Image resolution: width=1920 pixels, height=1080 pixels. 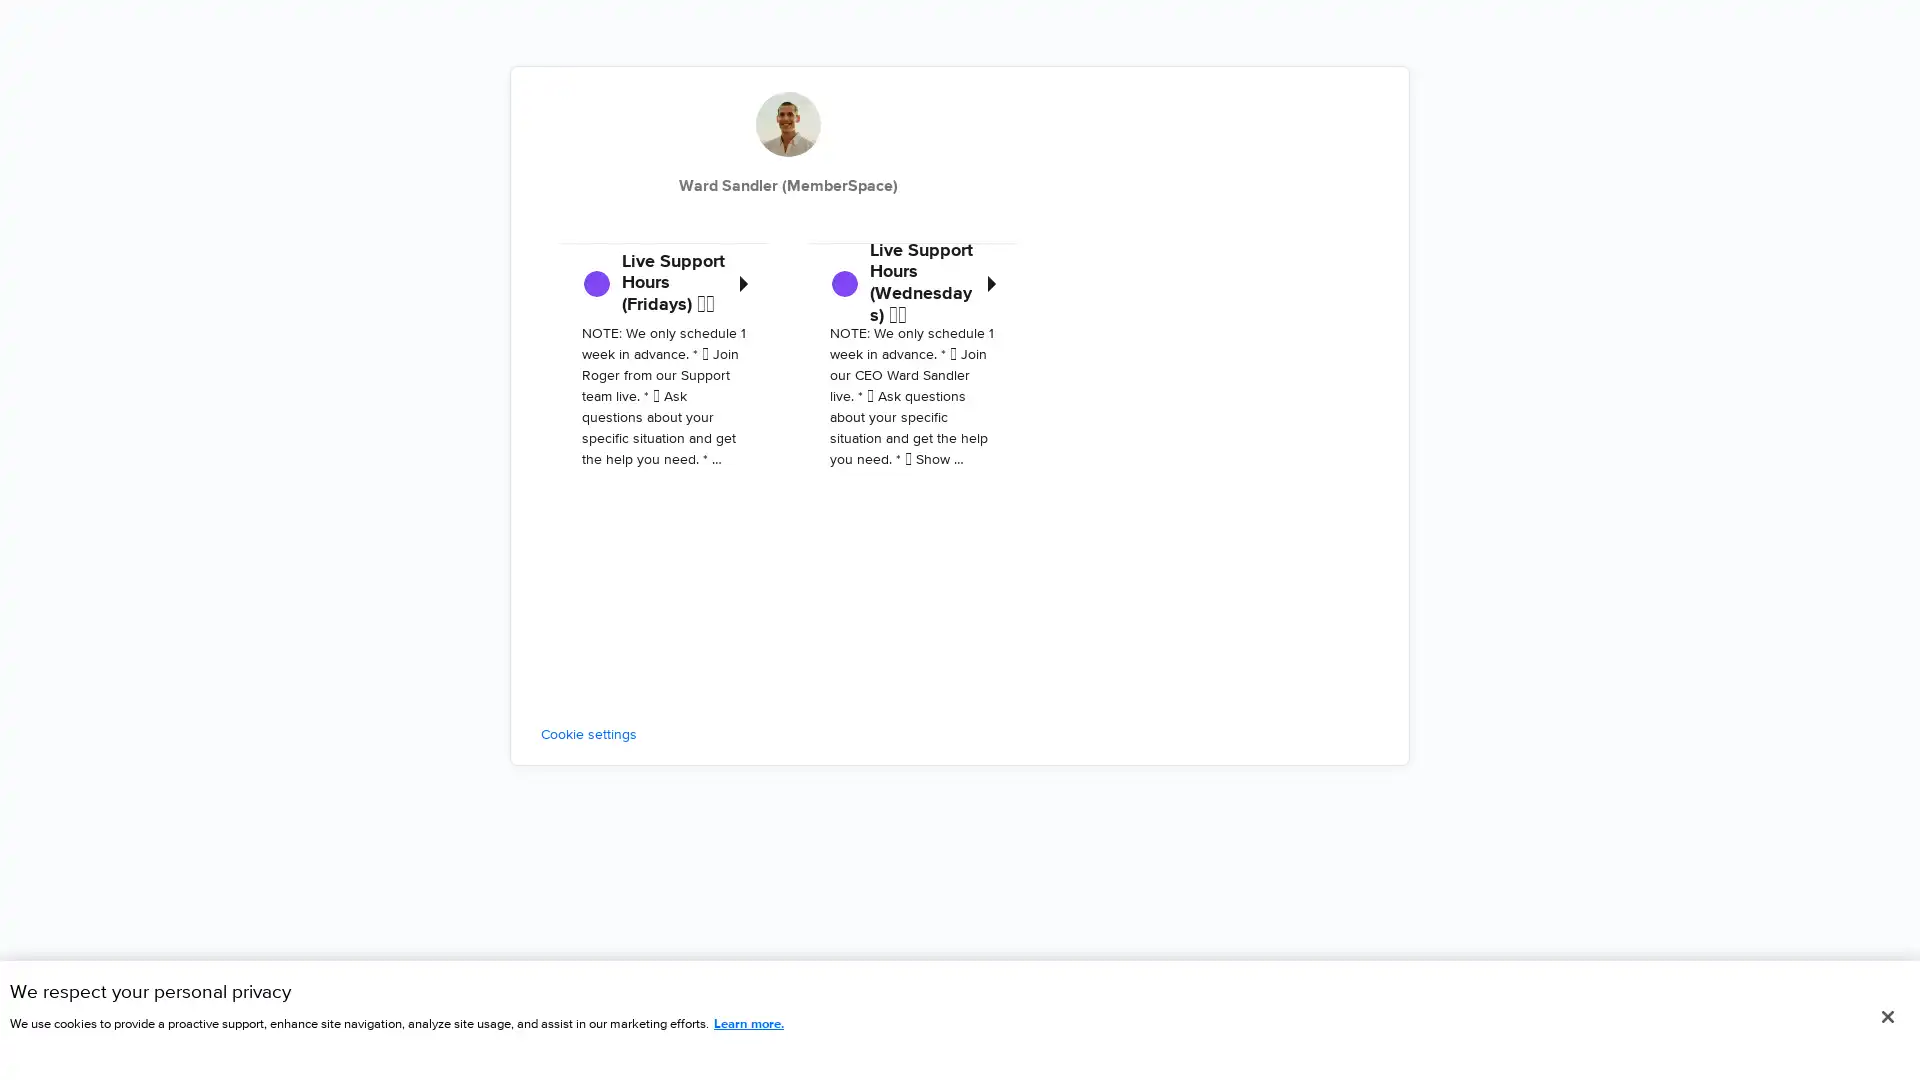 What do you see at coordinates (508, 735) in the screenshot?
I see `Cookie settings` at bounding box center [508, 735].